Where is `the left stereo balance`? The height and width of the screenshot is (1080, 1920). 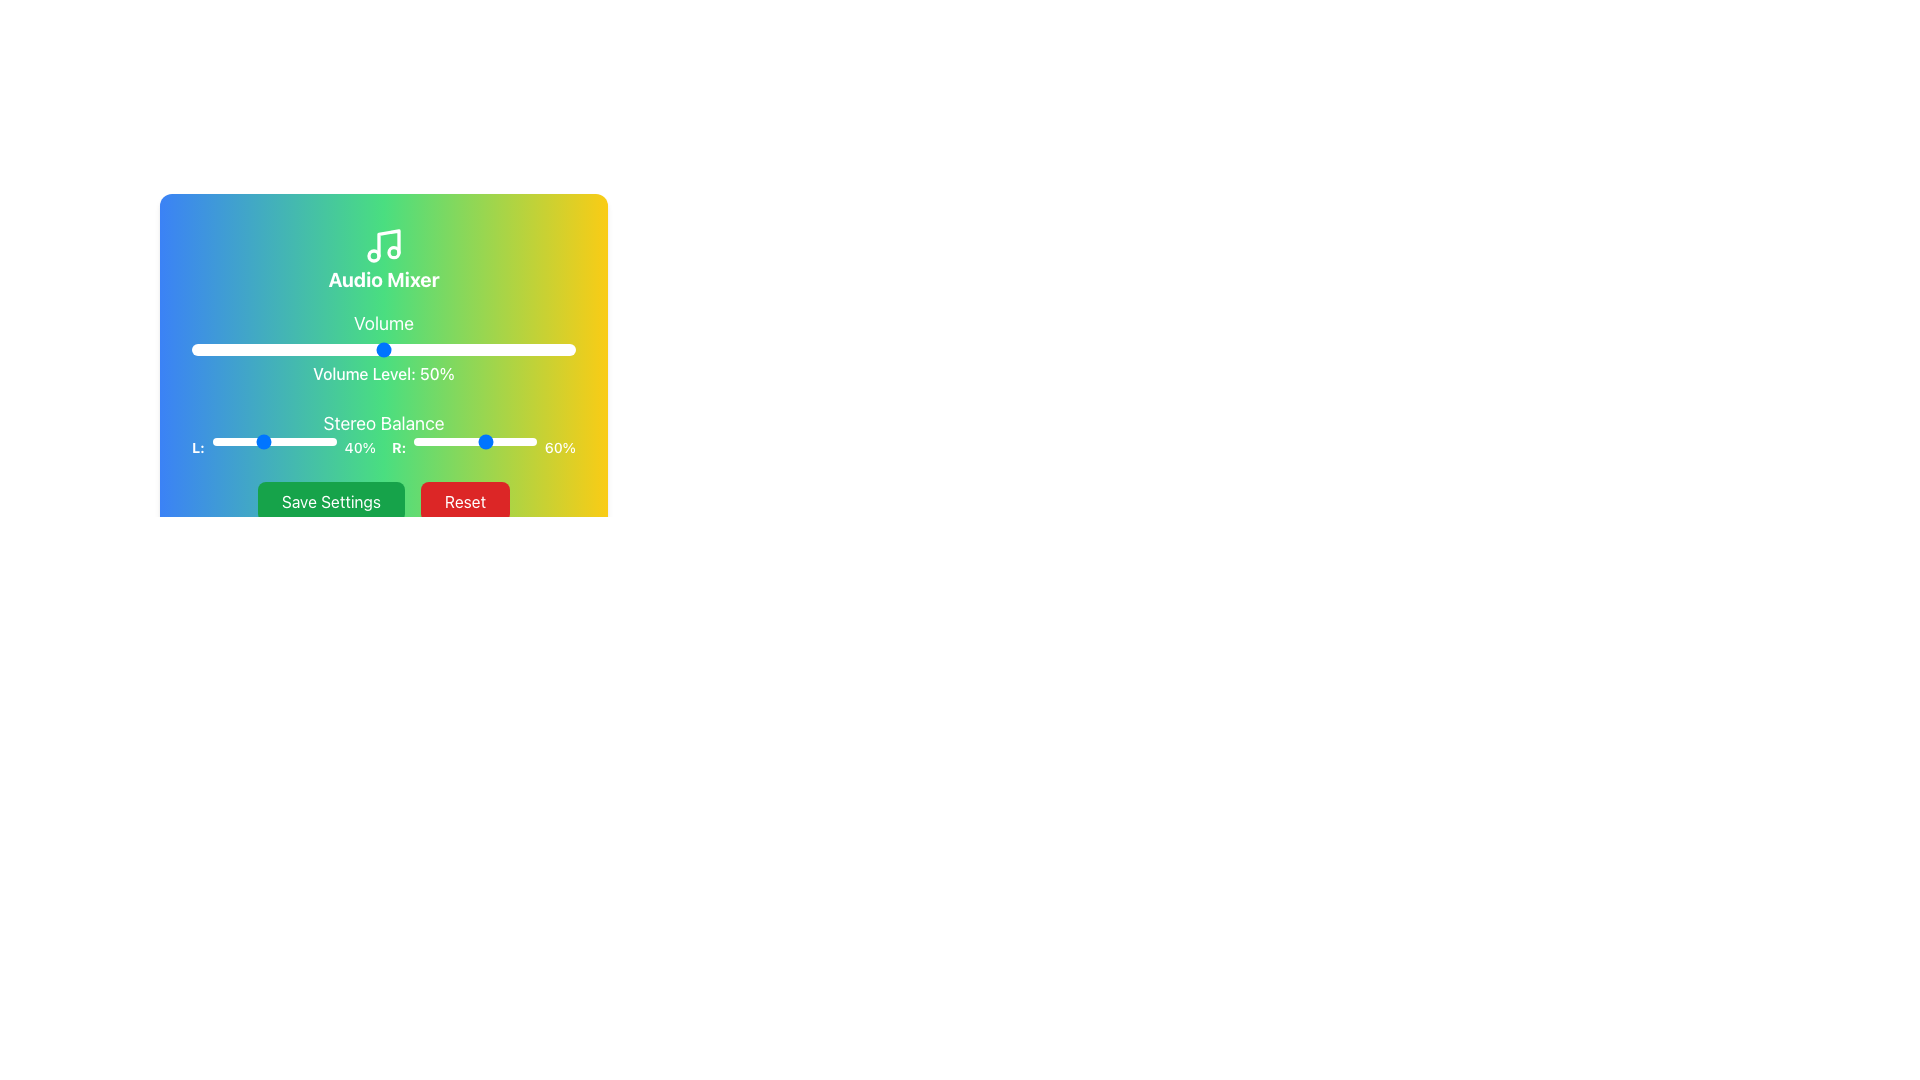
the left stereo balance is located at coordinates (237, 441).